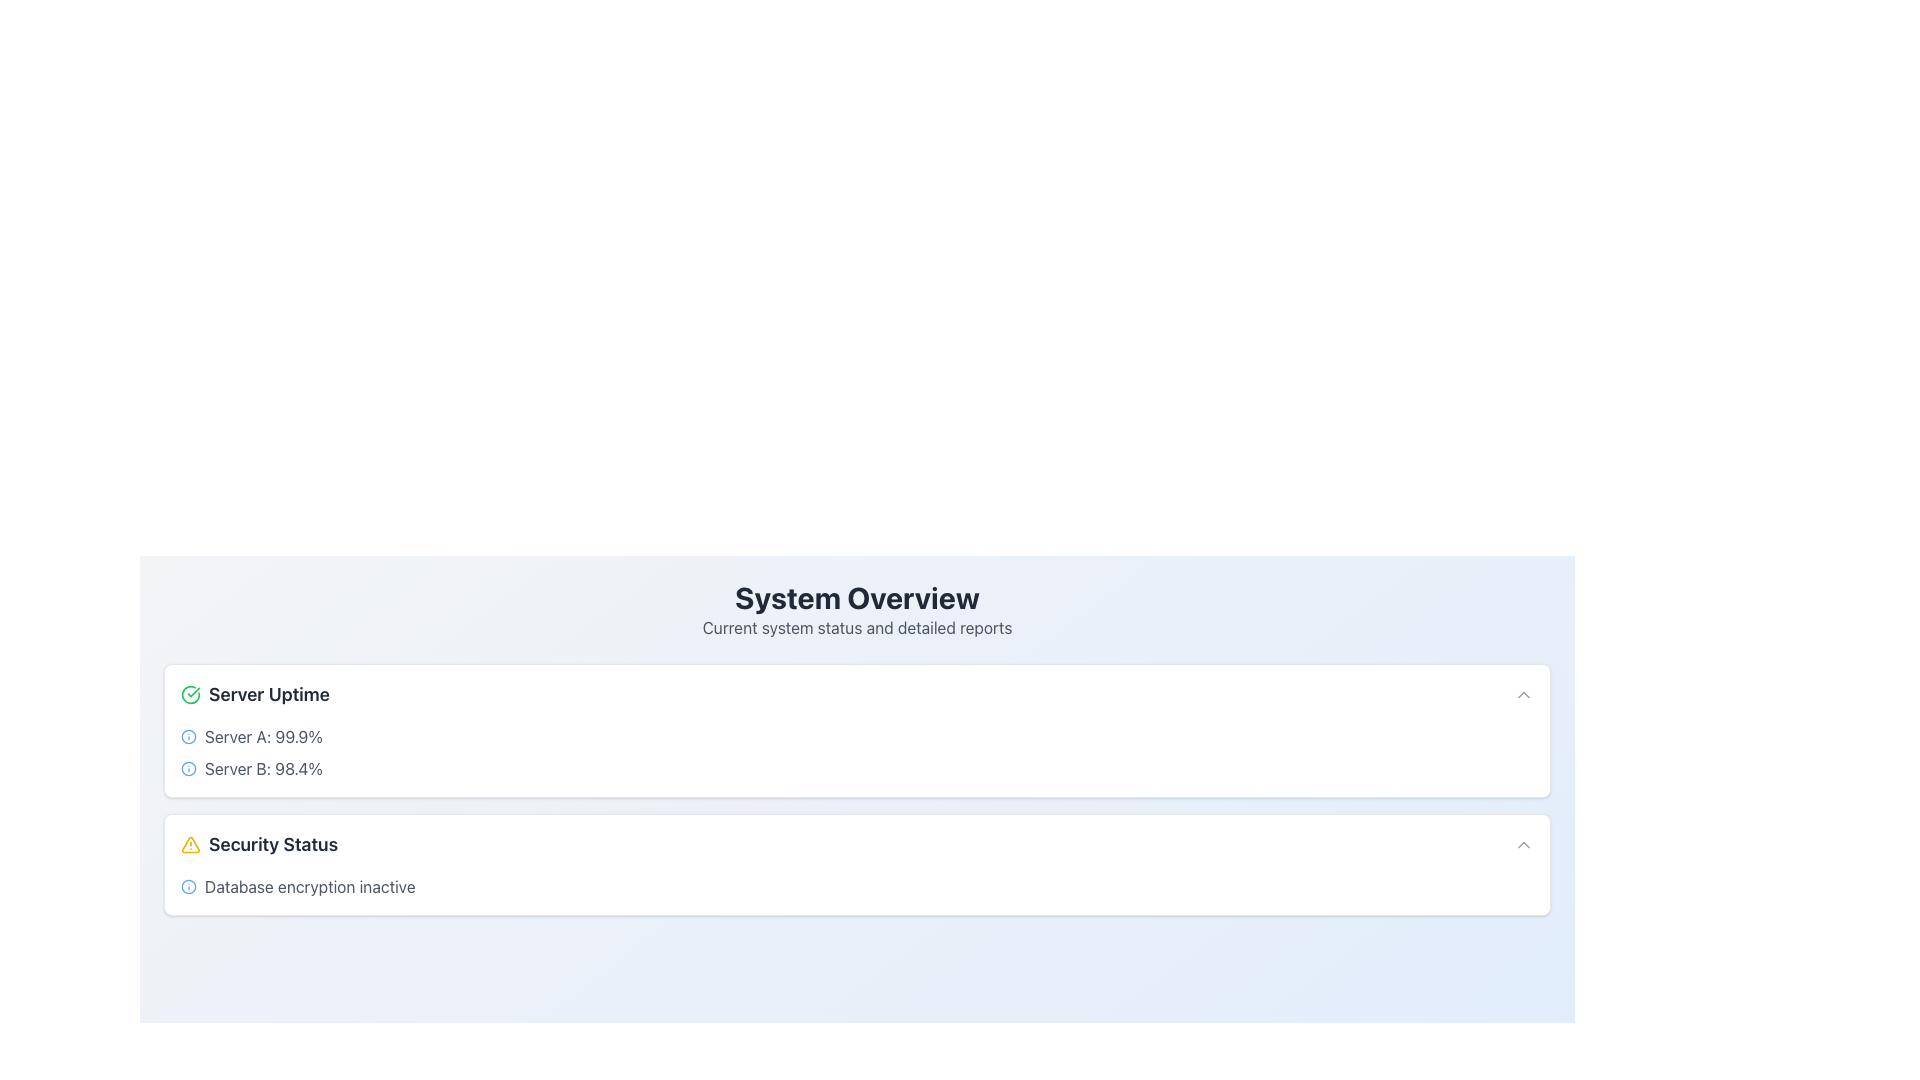 The width and height of the screenshot is (1920, 1080). Describe the element at coordinates (272, 844) in the screenshot. I see `the 'Security Status' text label, which is styled with a larger, bold font in dark gray and positioned to the right of a yellow triangular warning icon` at that location.